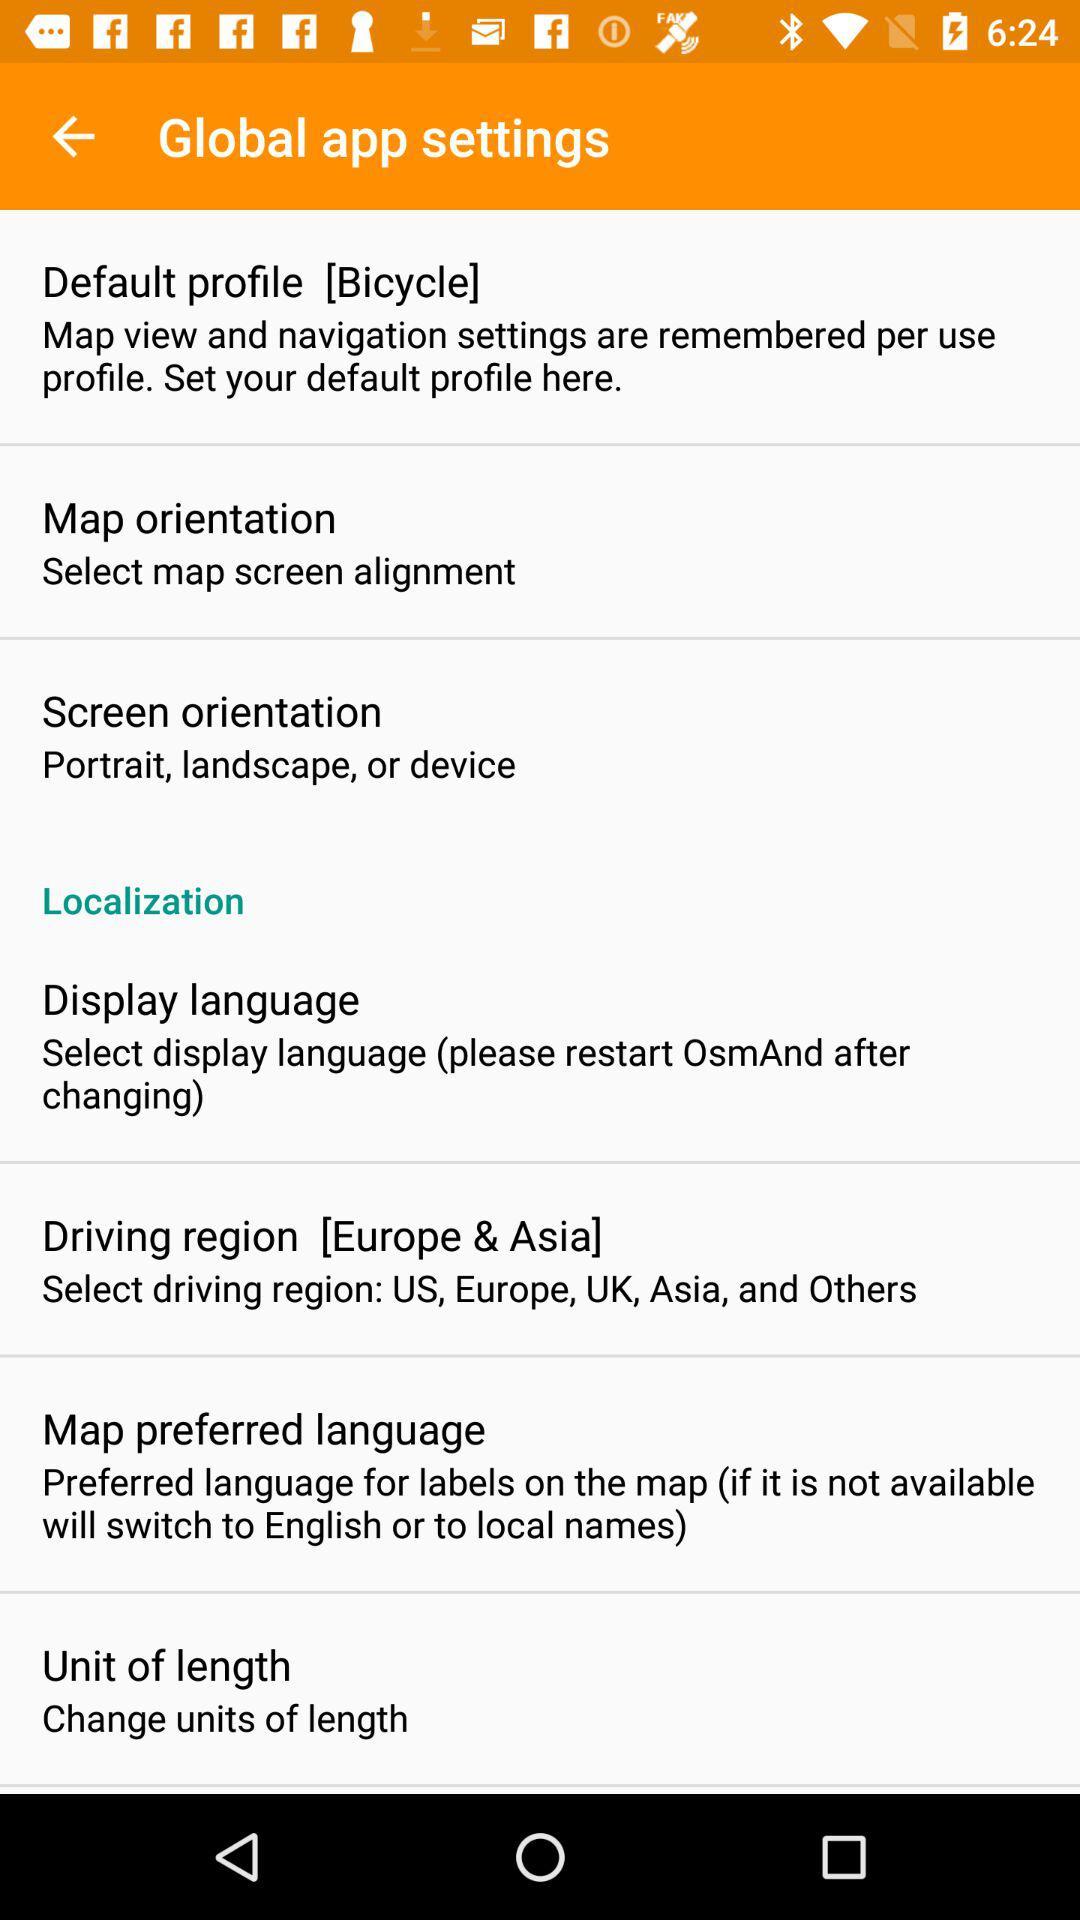 The width and height of the screenshot is (1080, 1920). I want to click on the icon below the map orientation, so click(278, 569).